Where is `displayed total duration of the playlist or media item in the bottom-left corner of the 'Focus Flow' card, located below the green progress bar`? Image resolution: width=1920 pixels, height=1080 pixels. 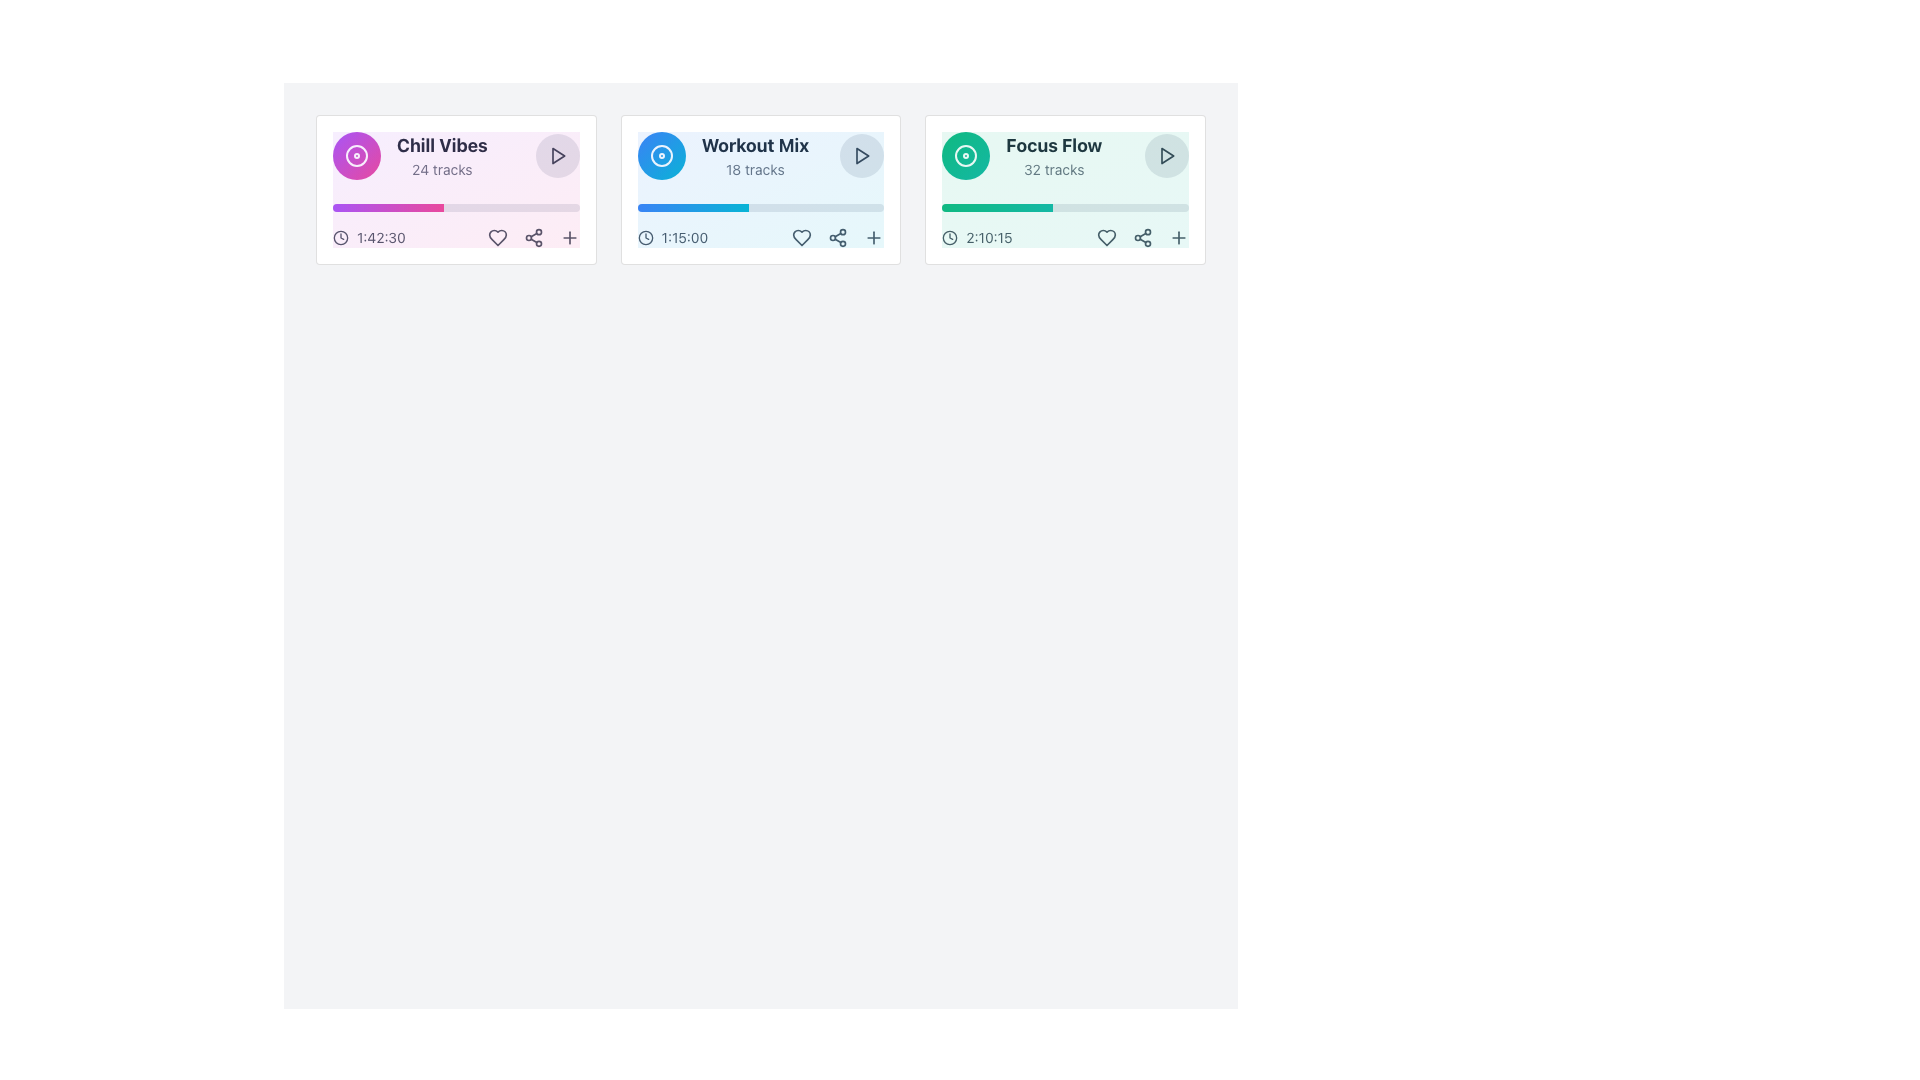
displayed total duration of the playlist or media item in the bottom-left corner of the 'Focus Flow' card, located below the green progress bar is located at coordinates (977, 237).